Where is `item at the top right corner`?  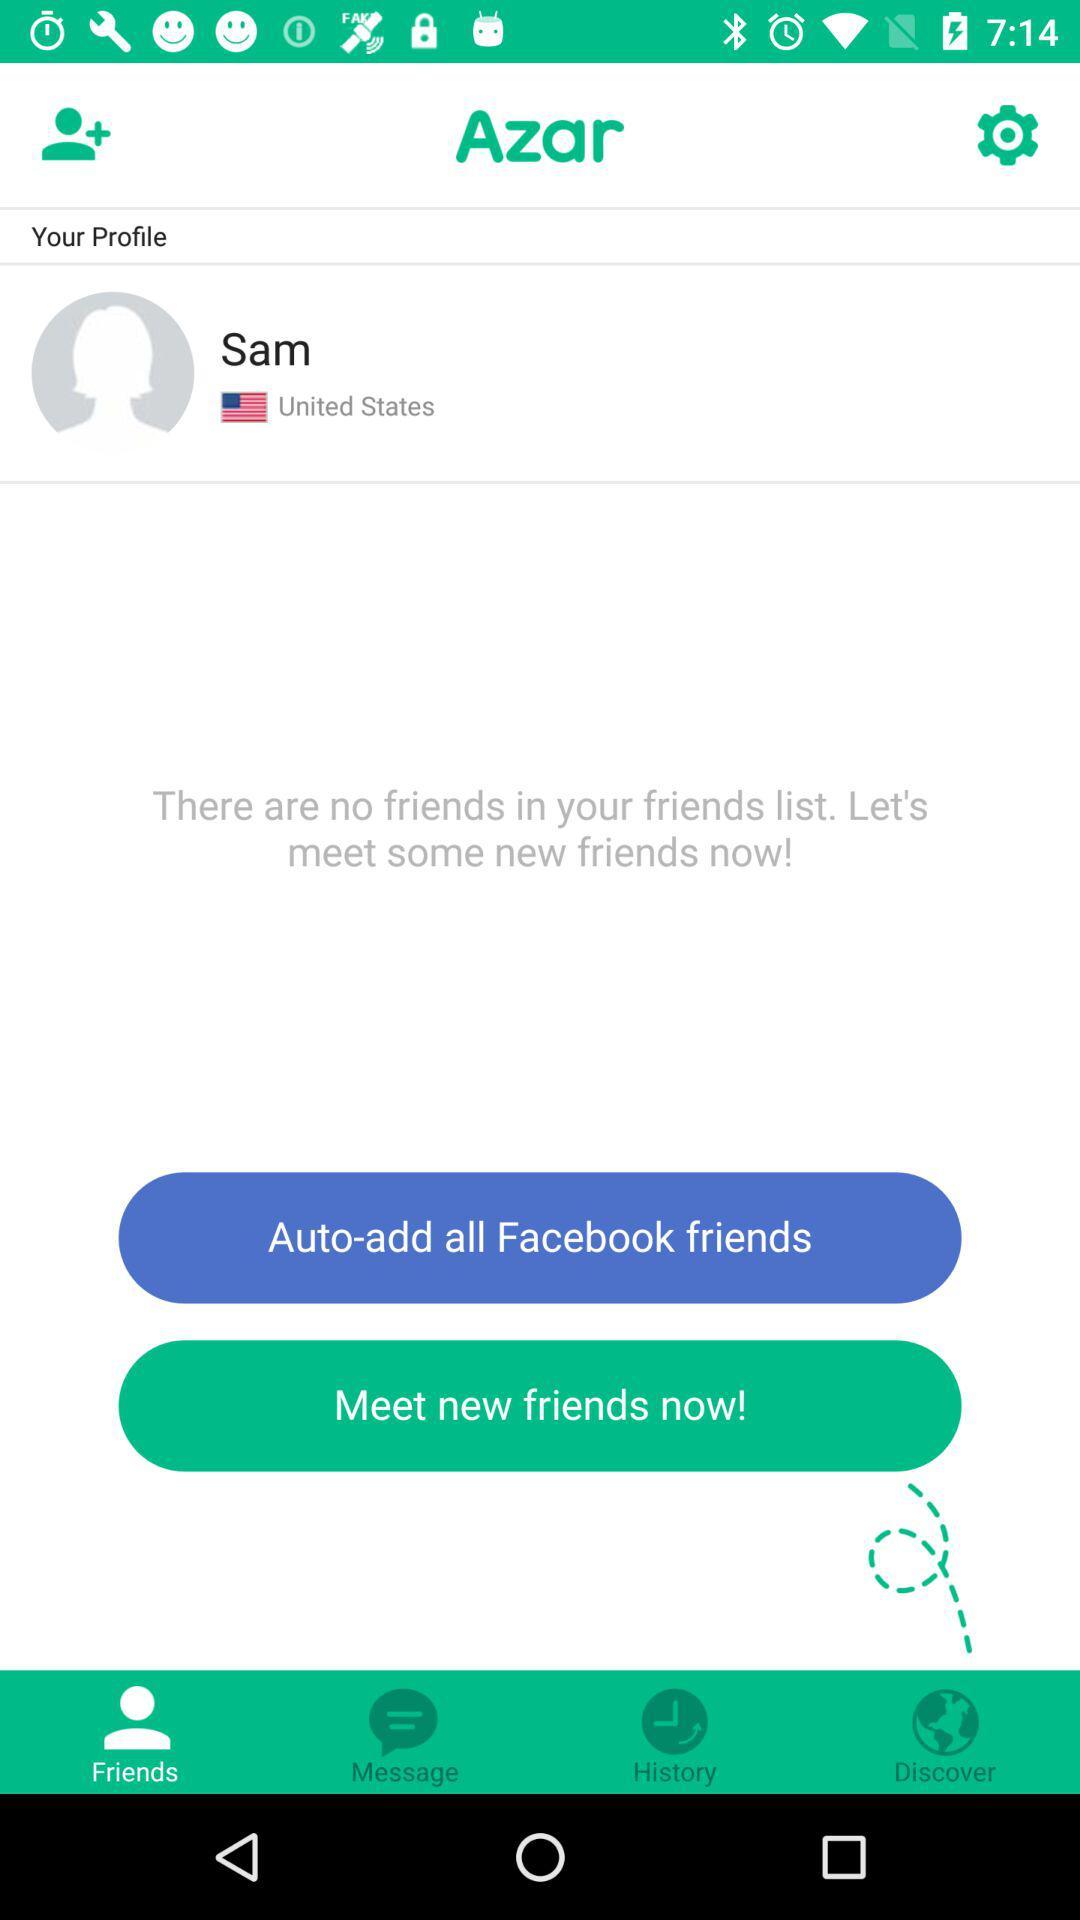 item at the top right corner is located at coordinates (1006, 135).